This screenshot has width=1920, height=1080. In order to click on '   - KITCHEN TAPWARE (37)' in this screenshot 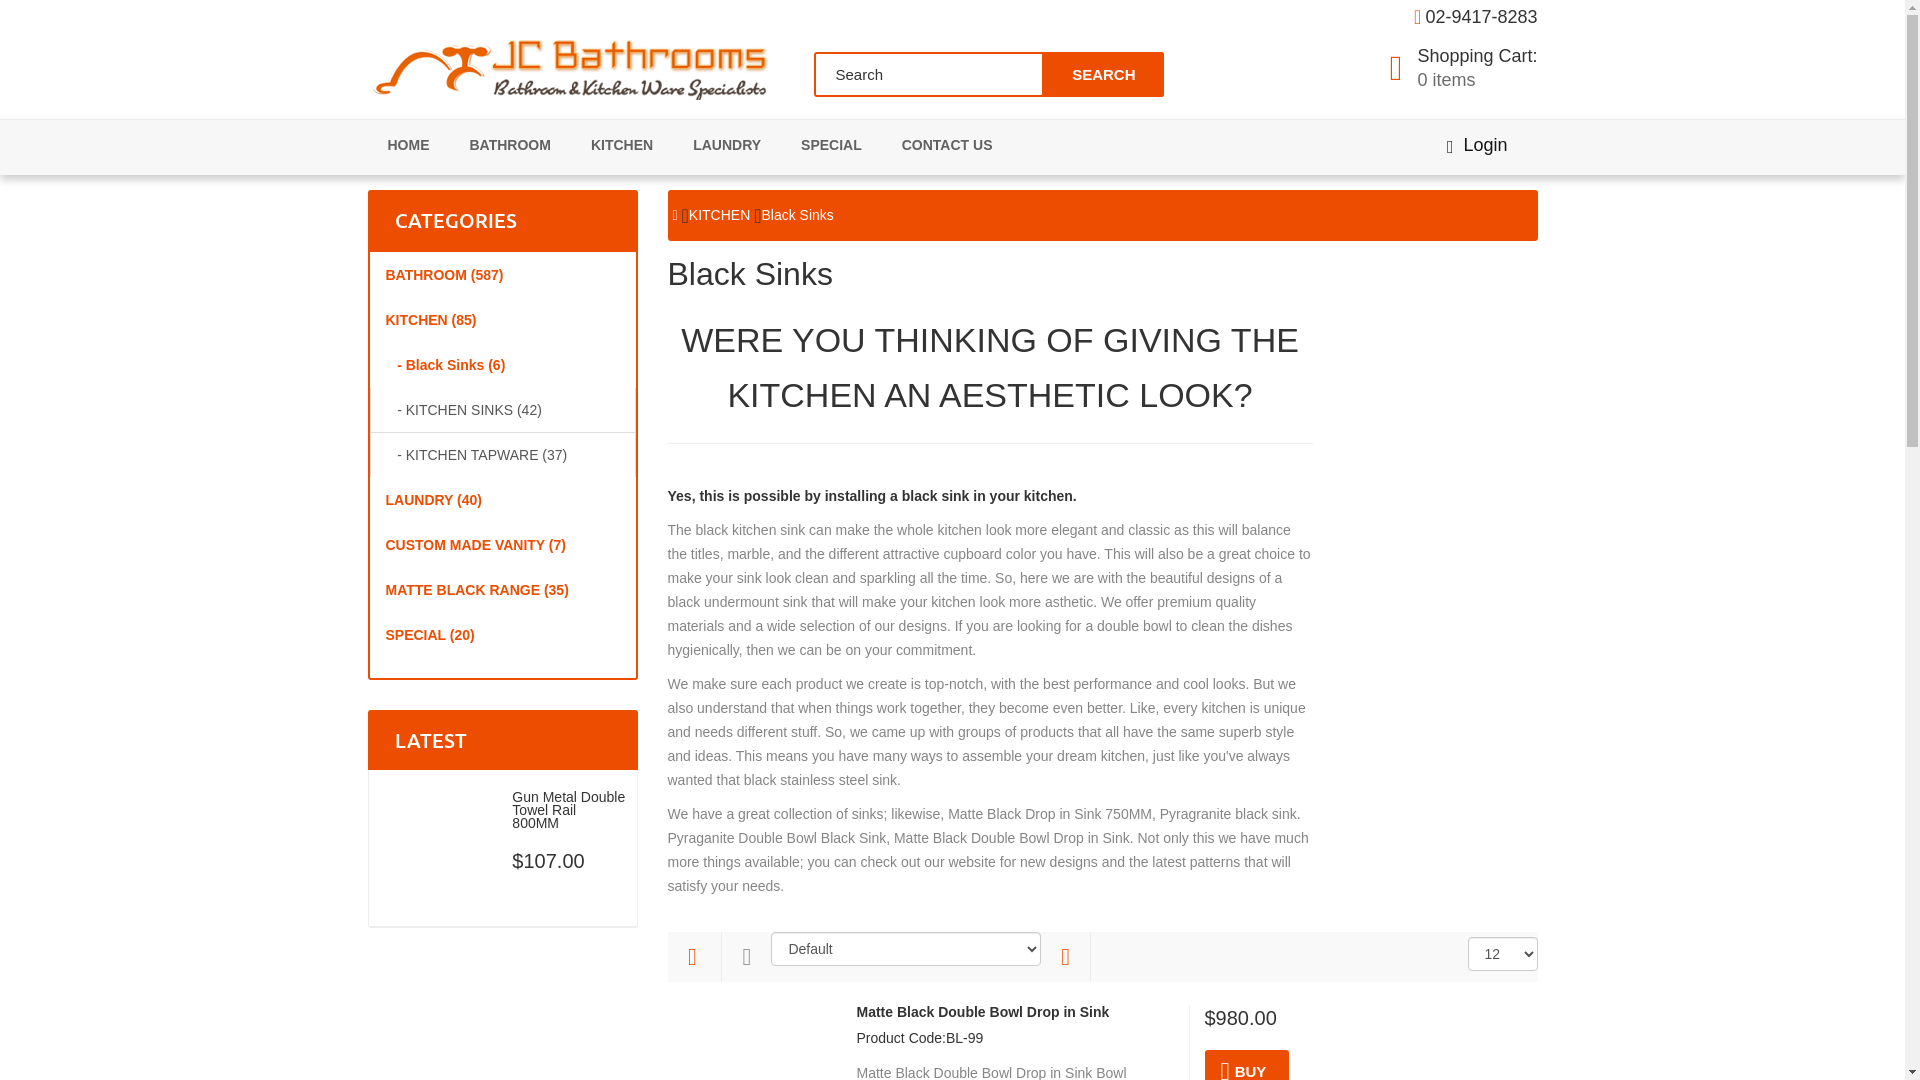, I will do `click(503, 455)`.